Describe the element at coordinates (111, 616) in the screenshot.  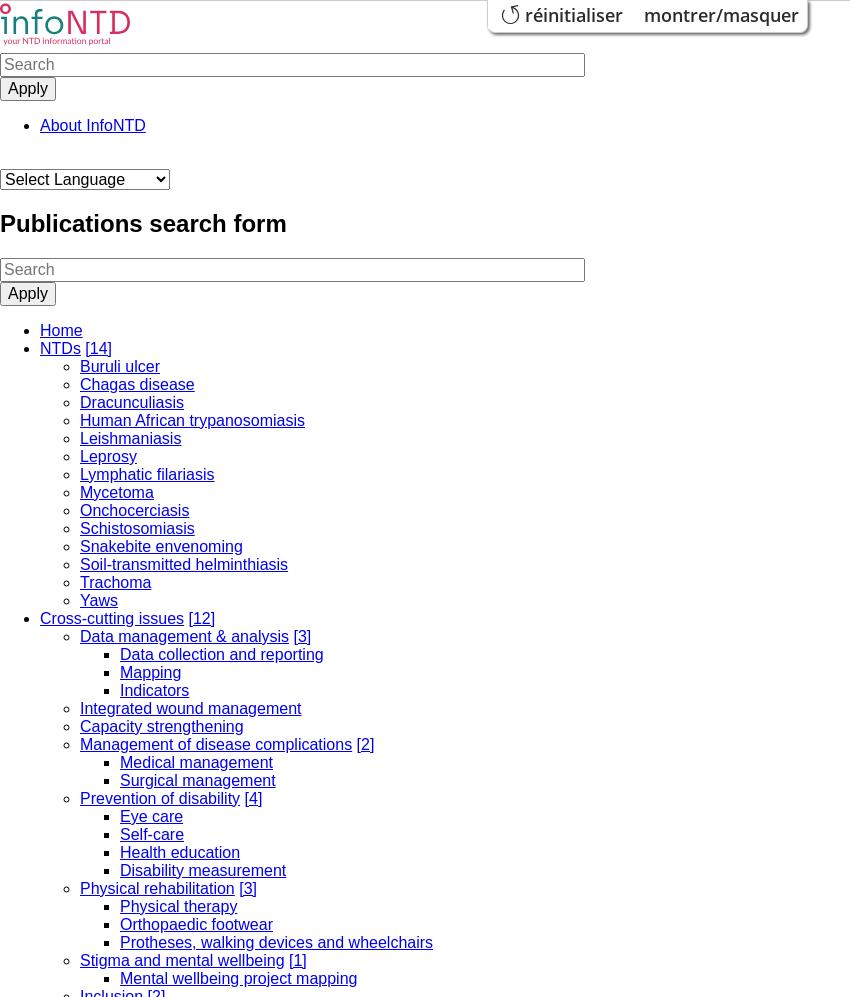
I see `'Cross-cutting issues'` at that location.